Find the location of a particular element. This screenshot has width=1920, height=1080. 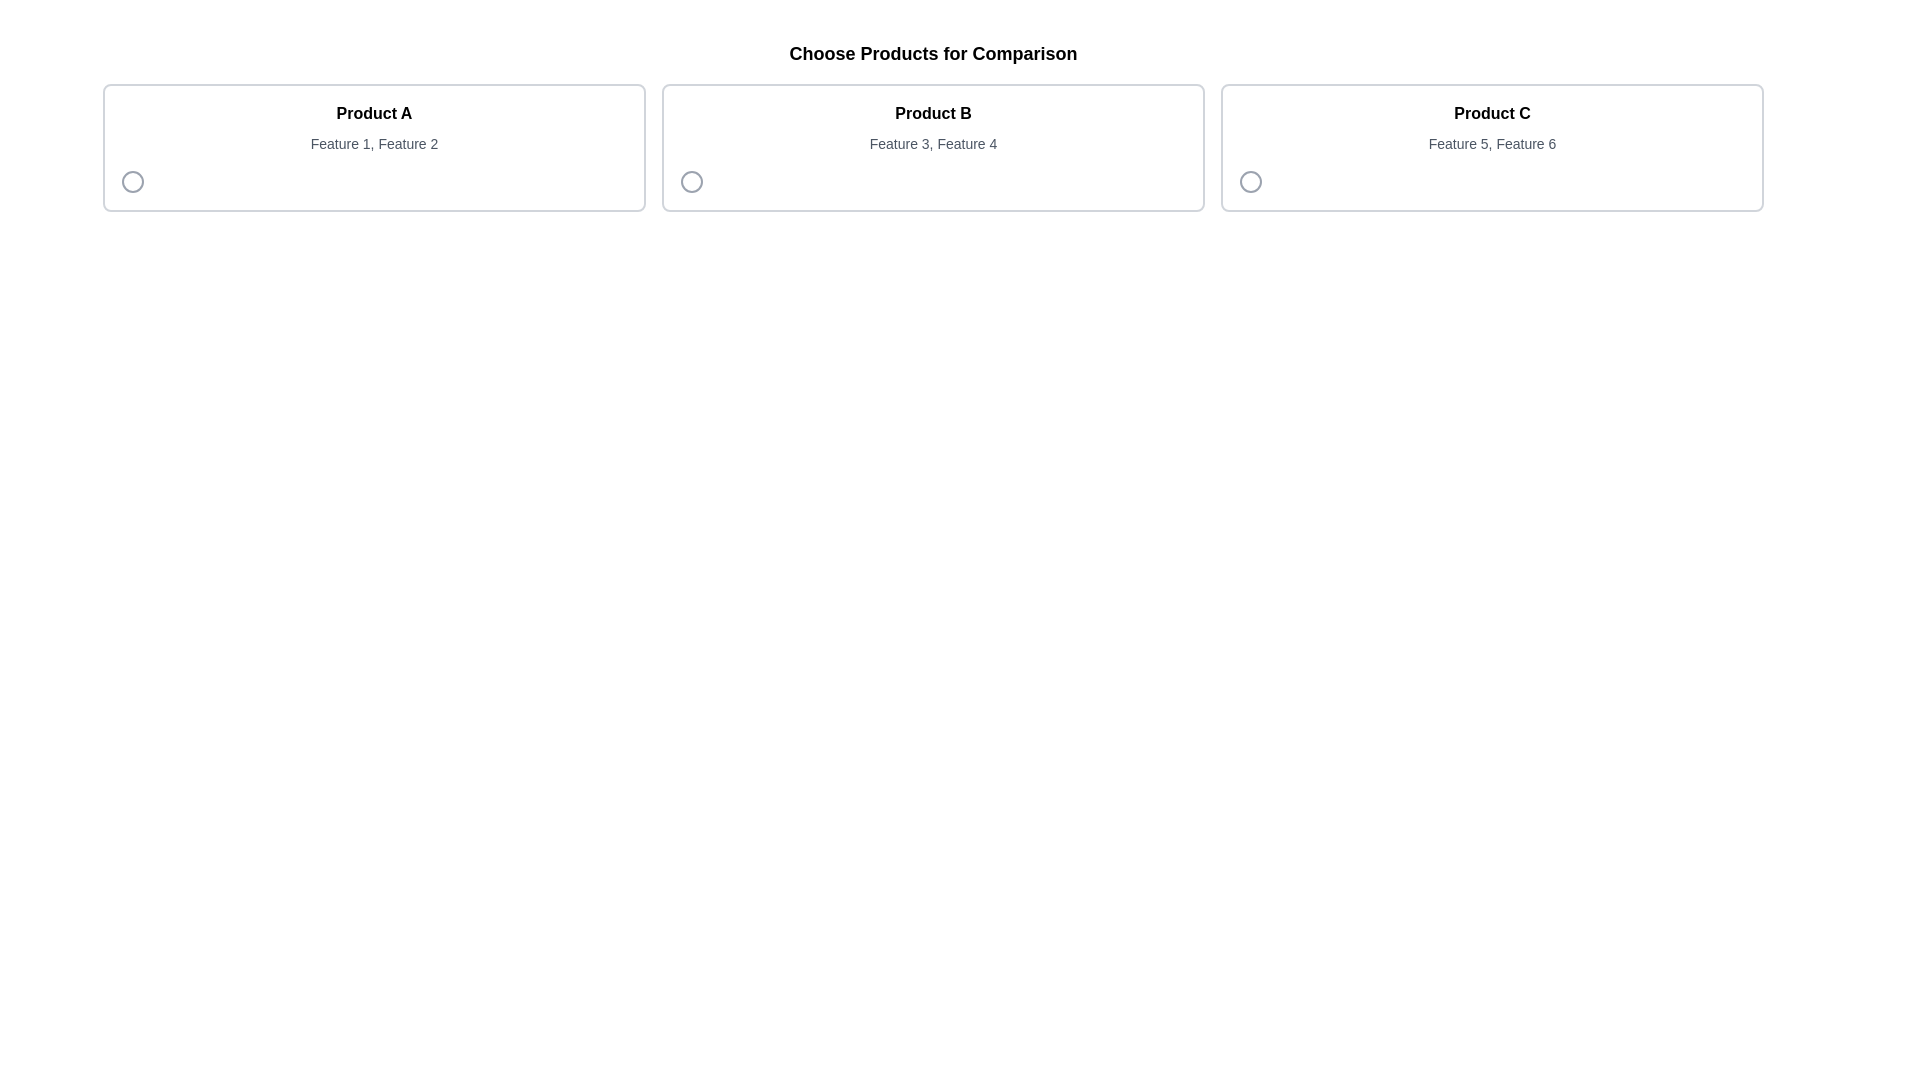

the circular radio button for 'Product C' is located at coordinates (1250, 181).